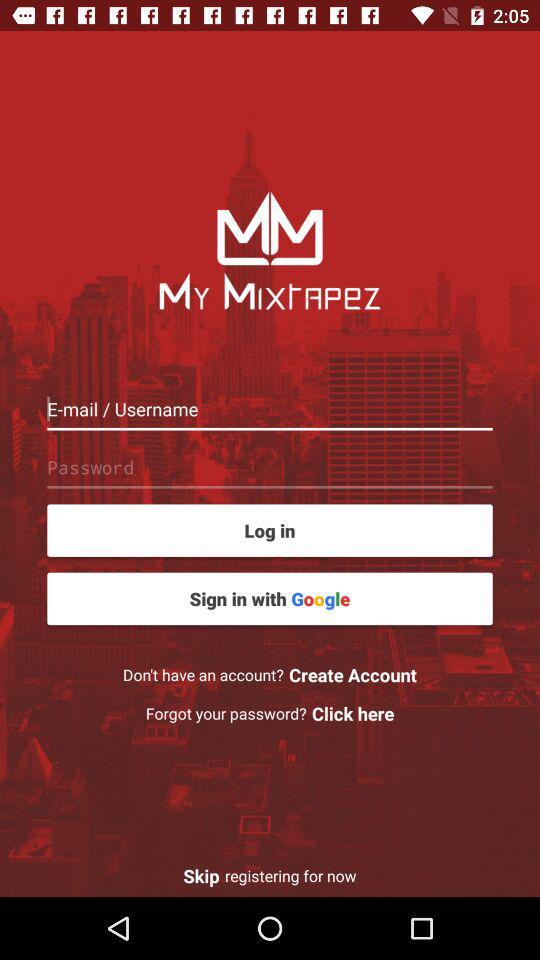 The height and width of the screenshot is (960, 540). What do you see at coordinates (270, 408) in the screenshot?
I see `email or username` at bounding box center [270, 408].